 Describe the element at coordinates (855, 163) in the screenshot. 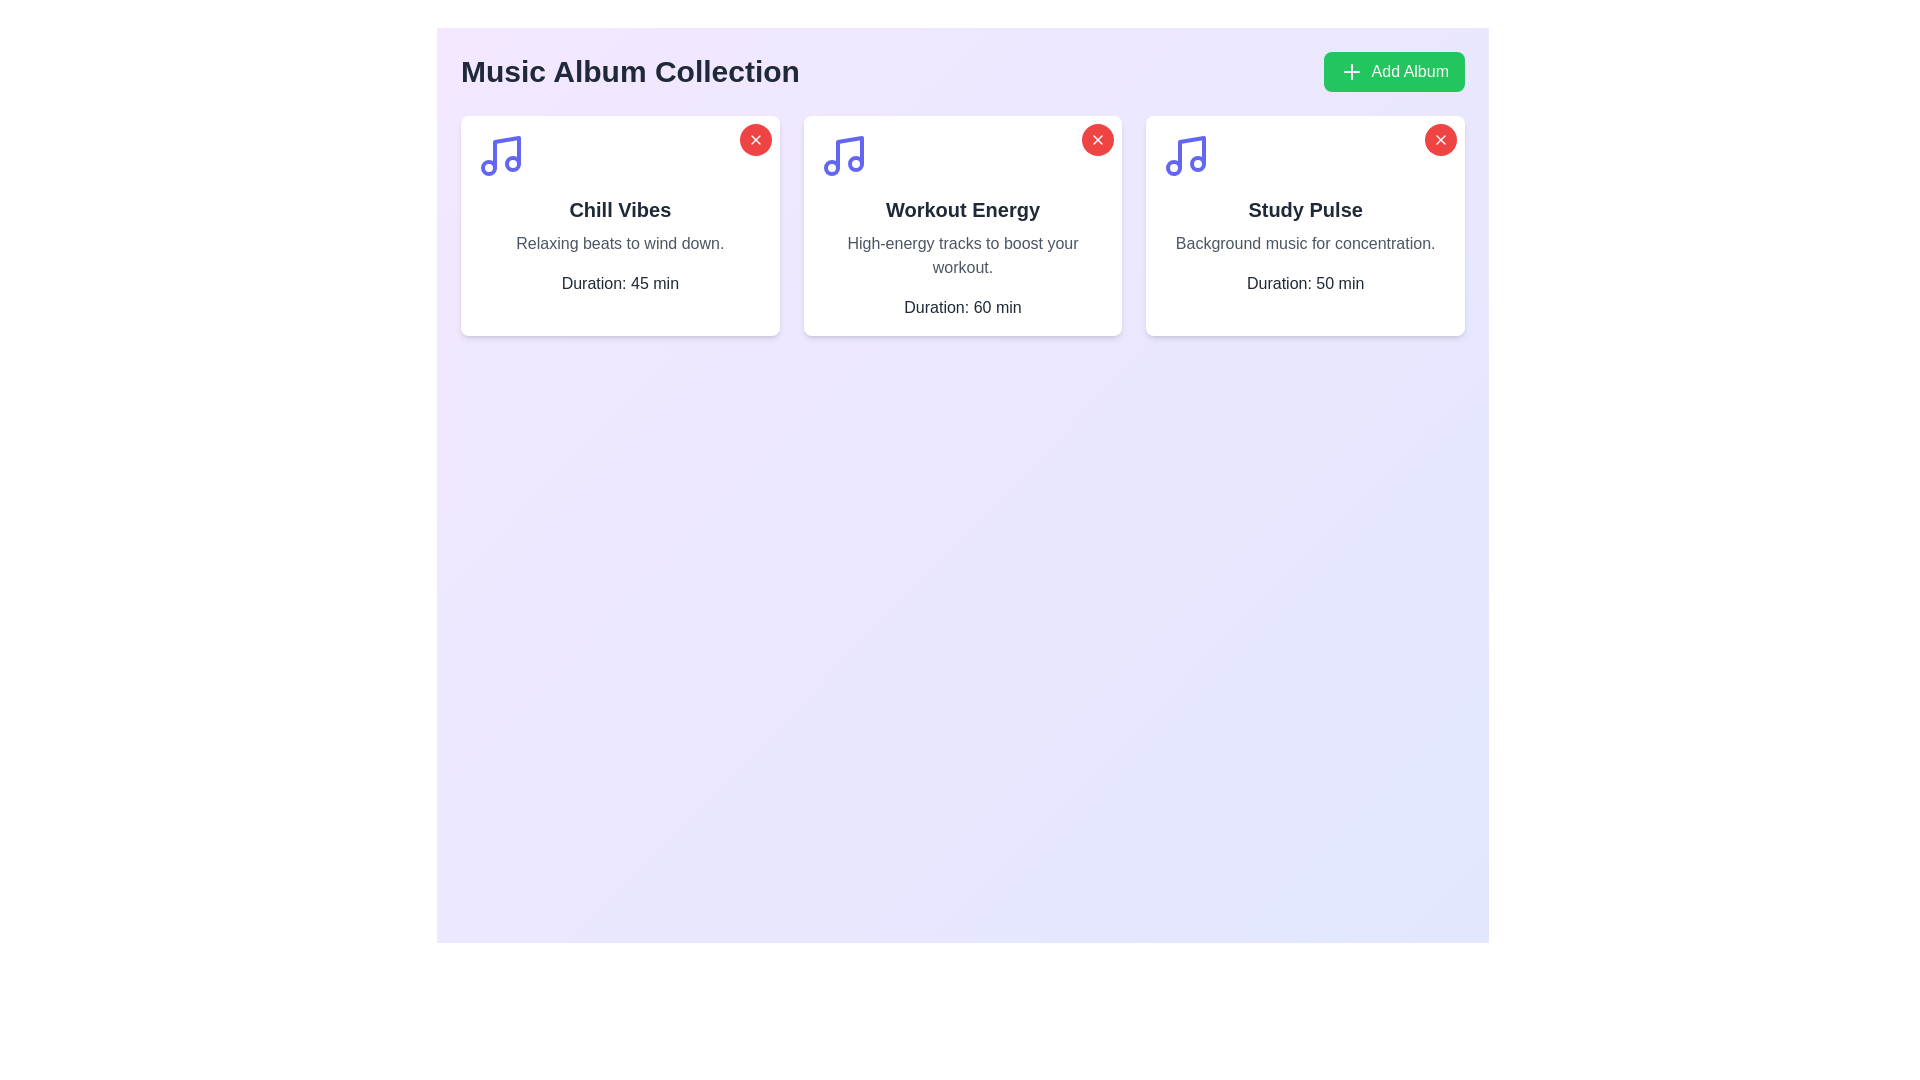

I see `the decorative circle that serves as a status indicator within the music icon, located at the top left of the 'Workout Energy' card` at that location.